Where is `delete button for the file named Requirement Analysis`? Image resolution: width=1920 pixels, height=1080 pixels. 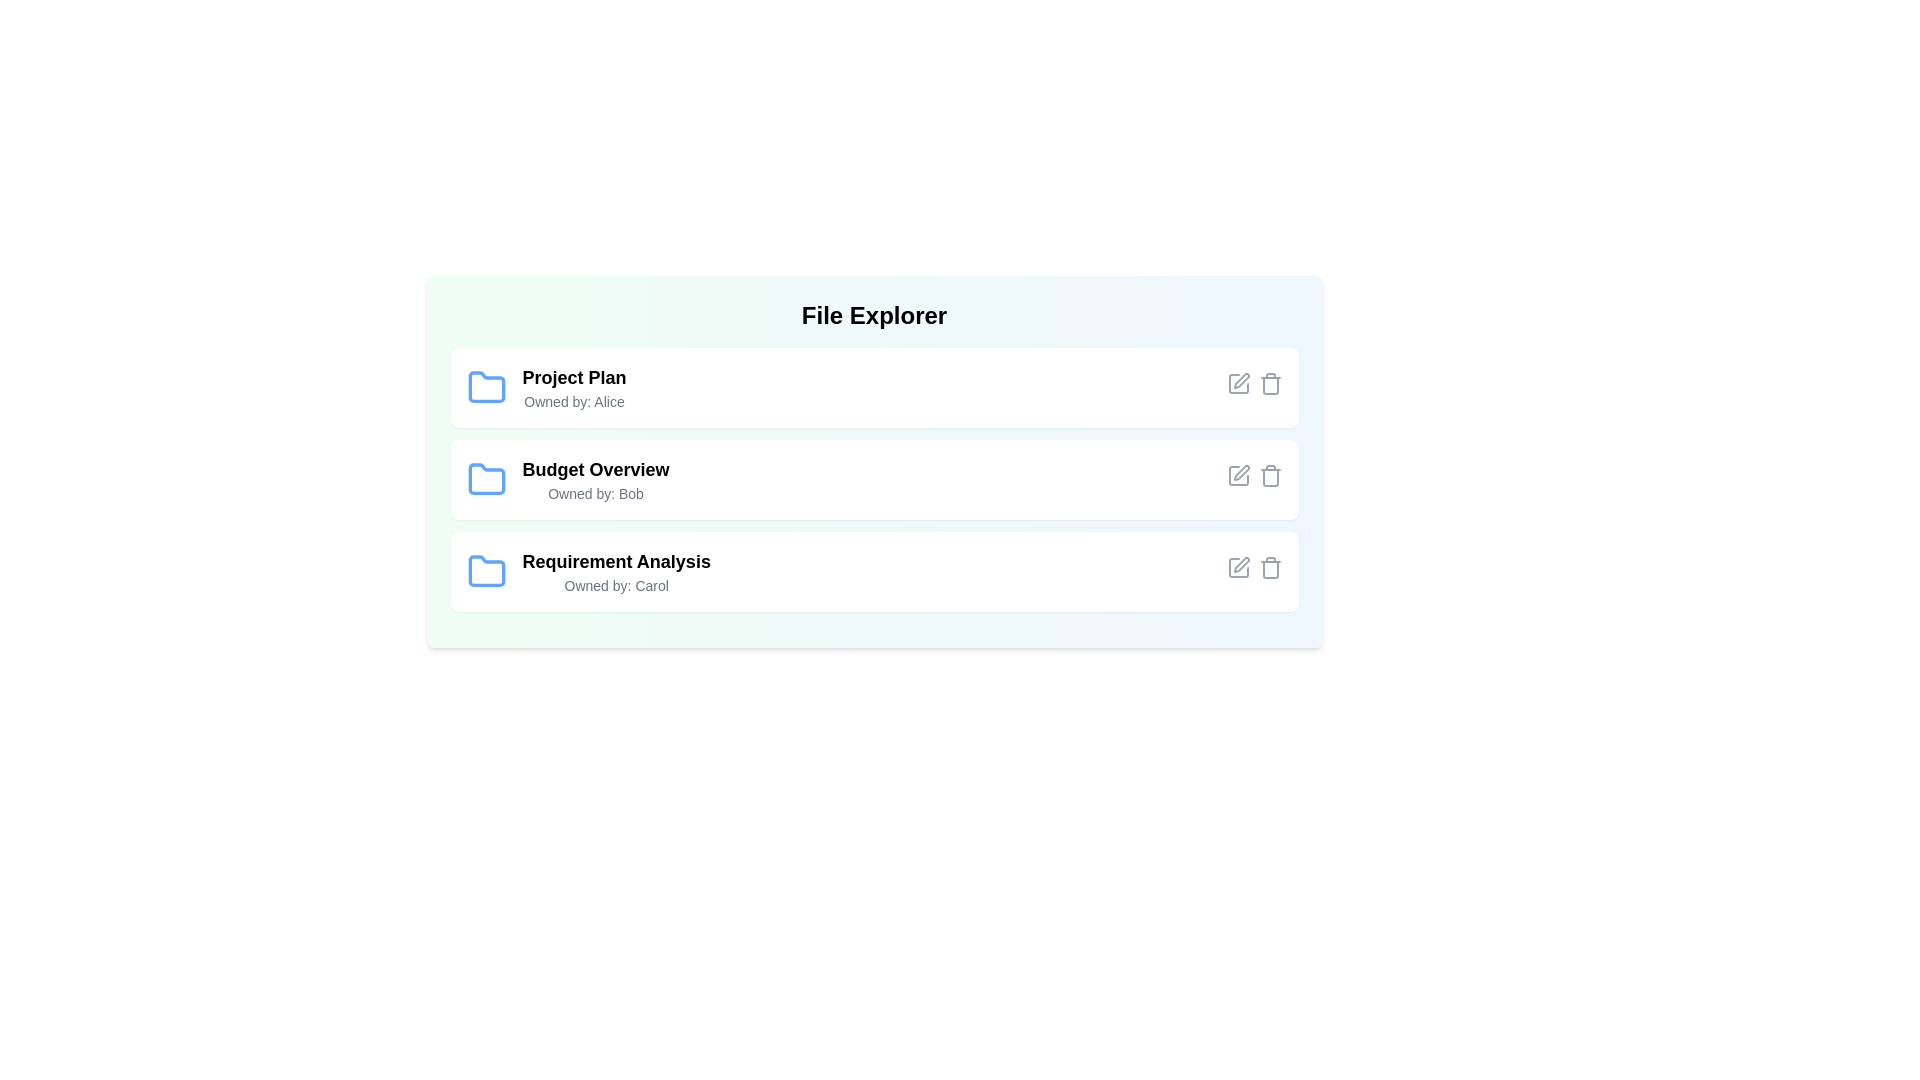
delete button for the file named Requirement Analysis is located at coordinates (1269, 567).